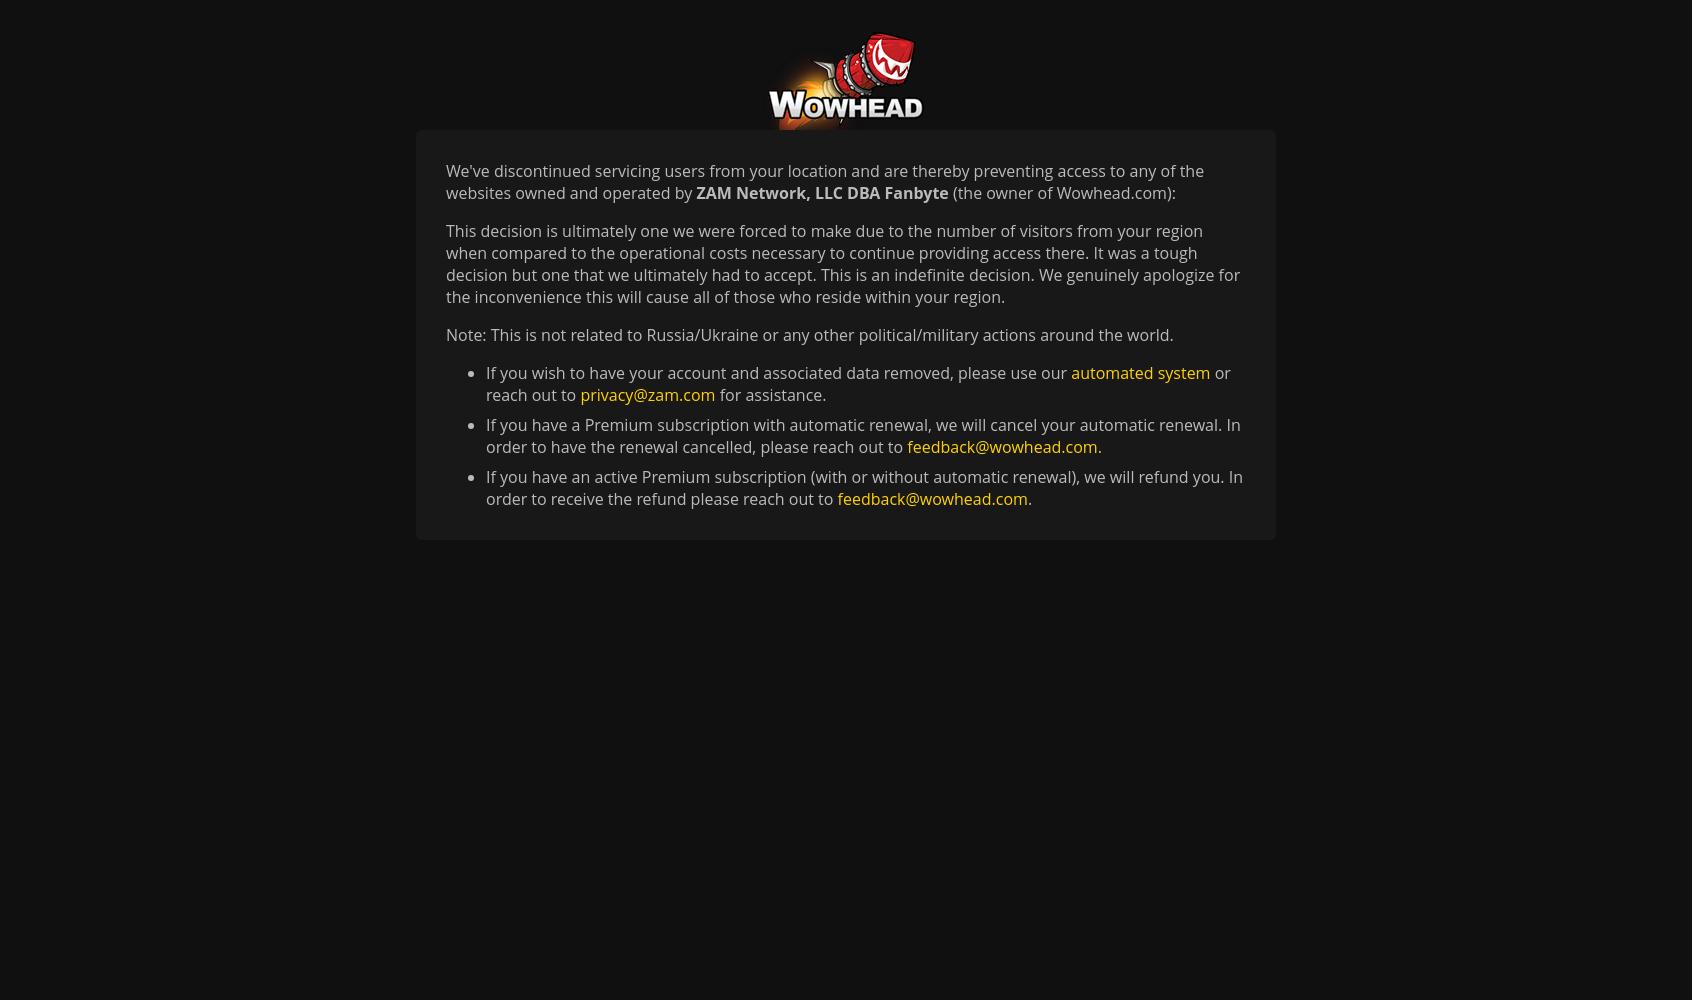  I want to click on 'ZAM Network, LLC DBA Fanbyte', so click(821, 192).